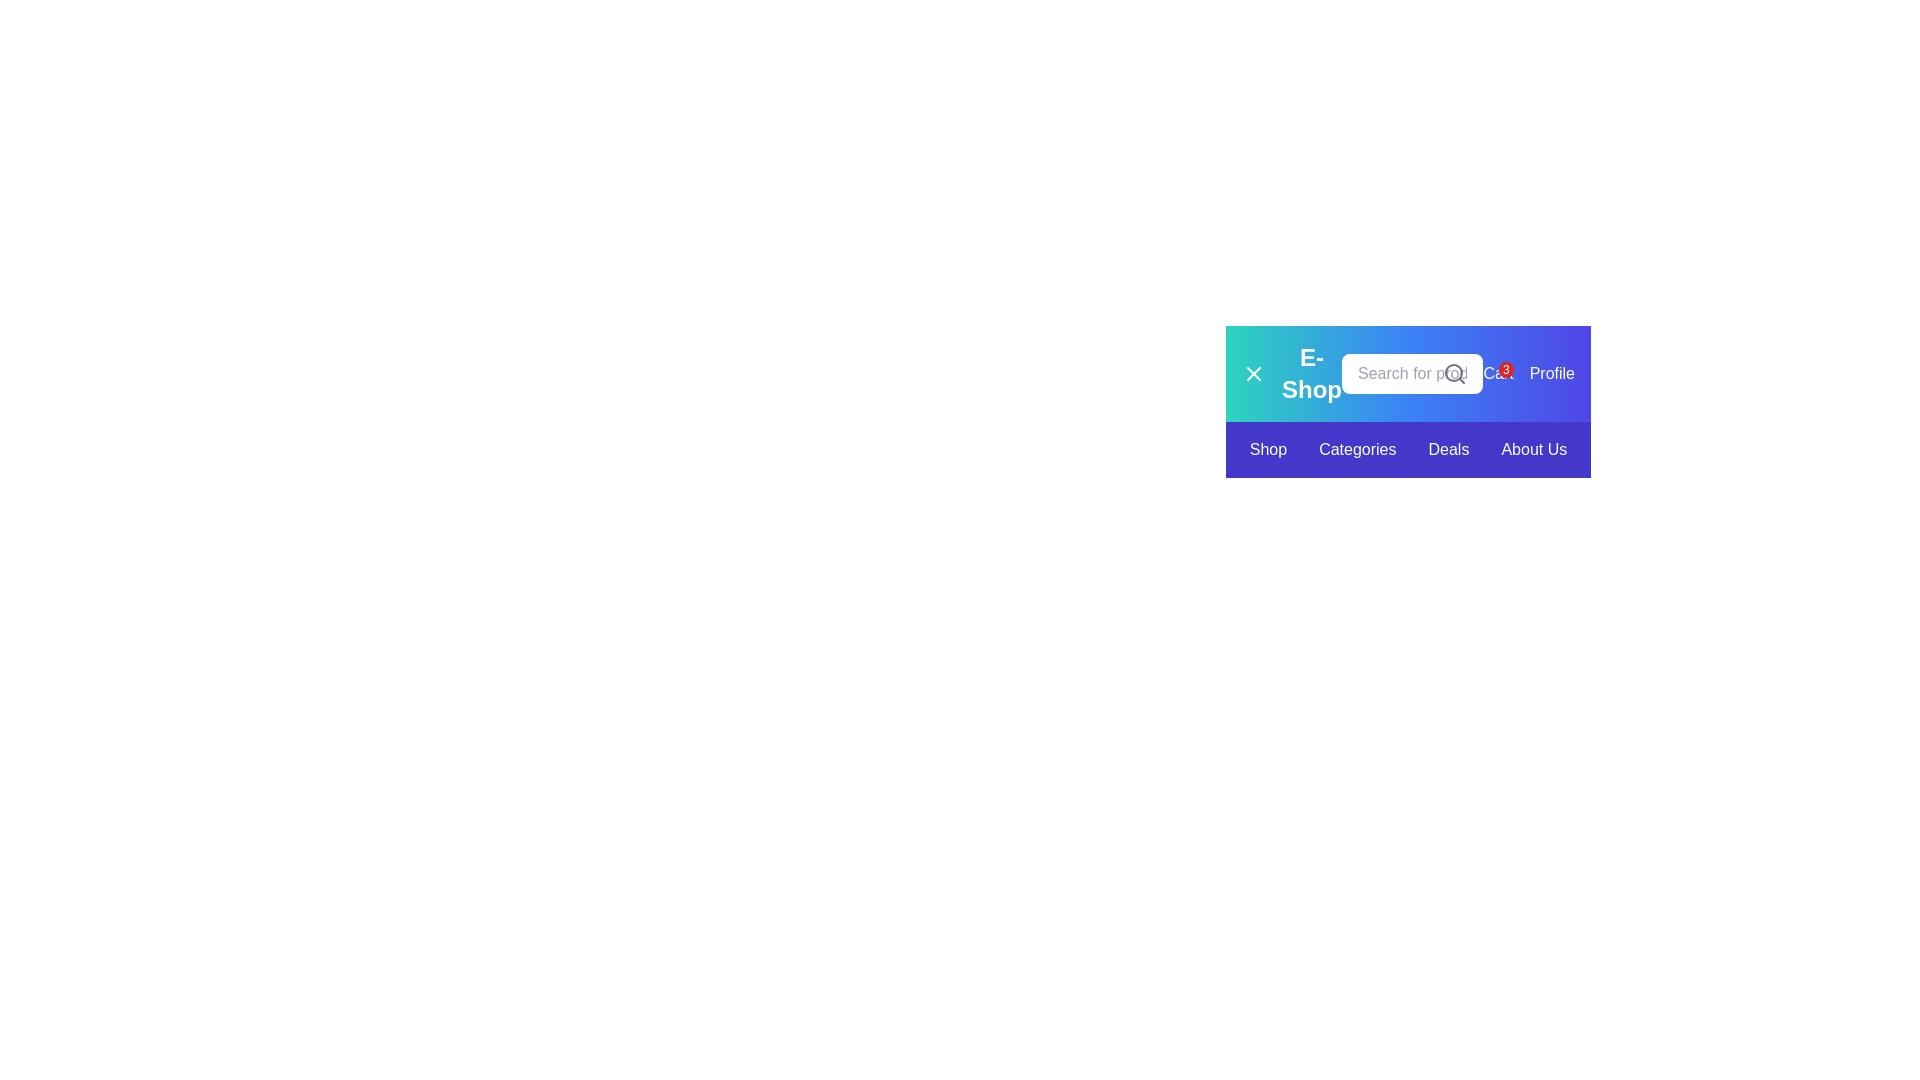 The width and height of the screenshot is (1920, 1080). What do you see at coordinates (1411, 374) in the screenshot?
I see `the search input field with placeholder 'Search for products...' to focus on it` at bounding box center [1411, 374].